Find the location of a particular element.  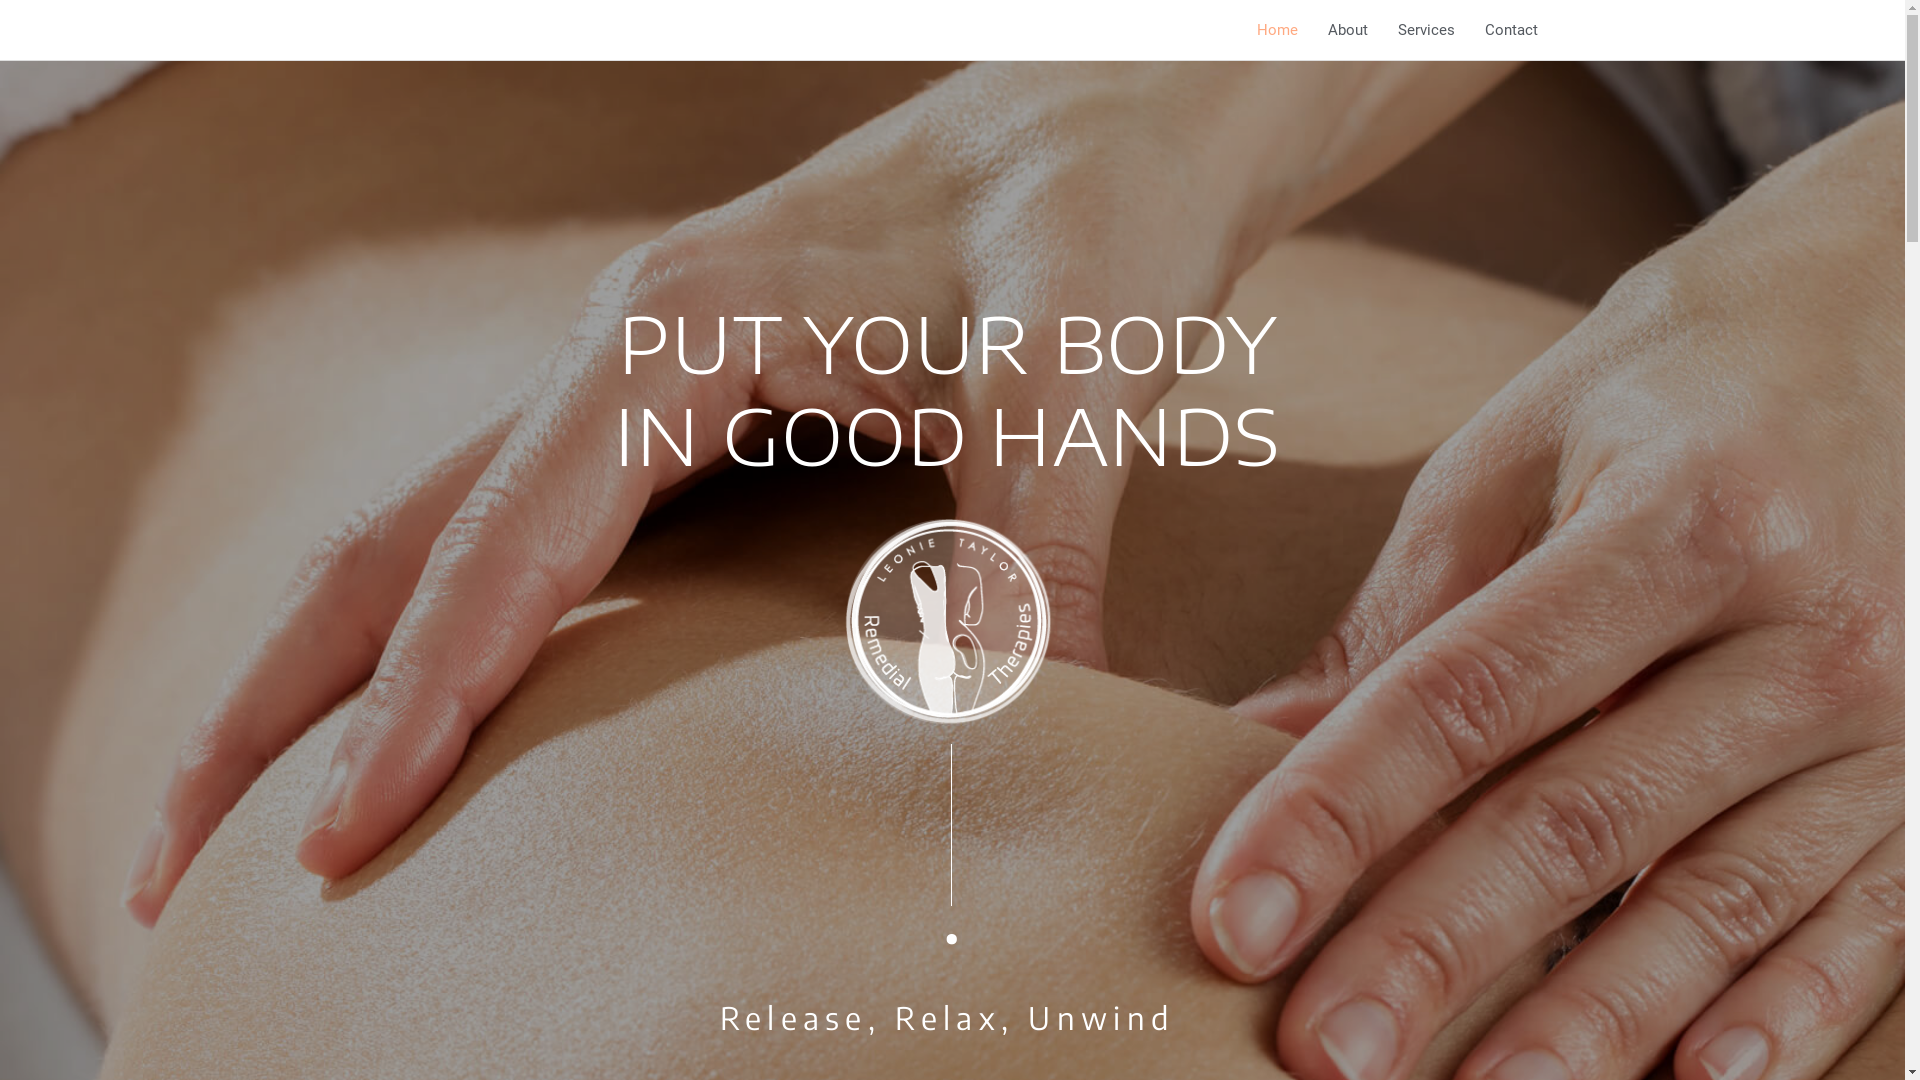

'Contact' is located at coordinates (1511, 30).